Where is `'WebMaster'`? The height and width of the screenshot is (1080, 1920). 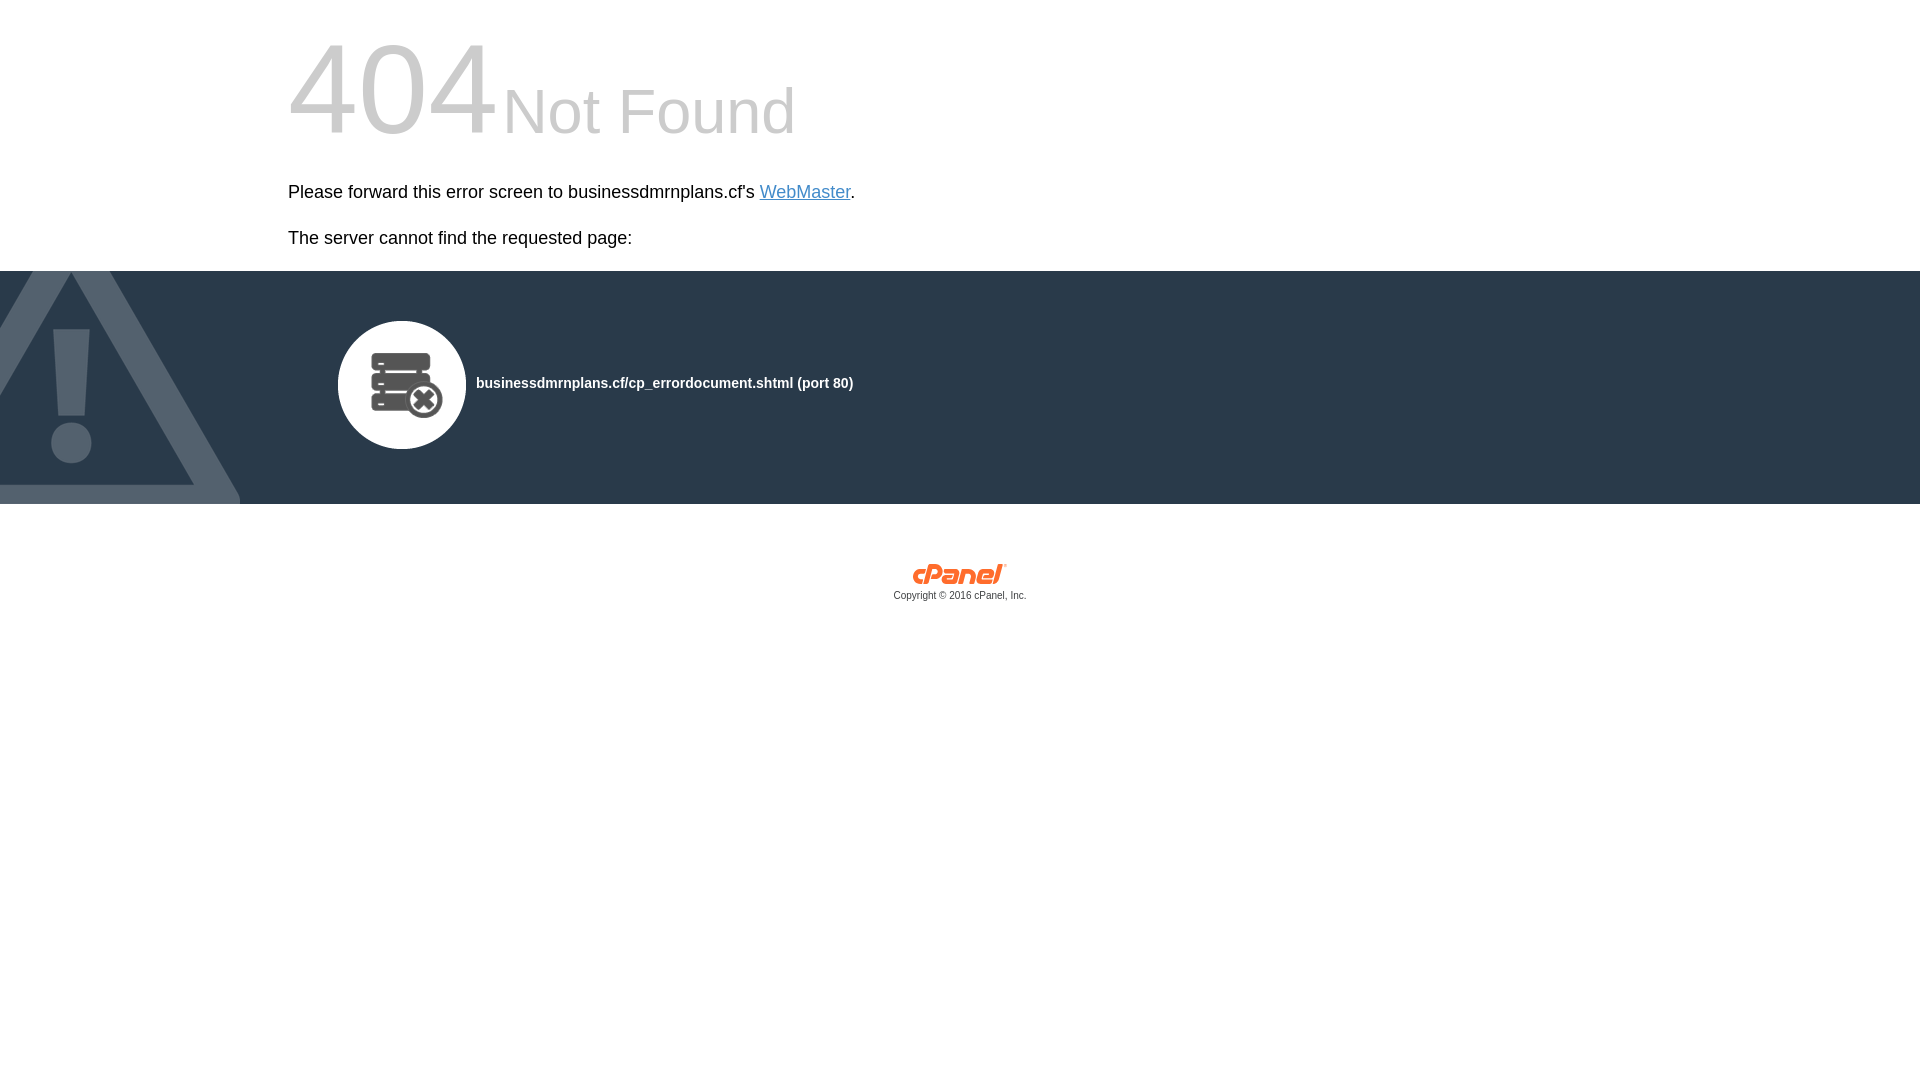 'WebMaster' is located at coordinates (758, 192).